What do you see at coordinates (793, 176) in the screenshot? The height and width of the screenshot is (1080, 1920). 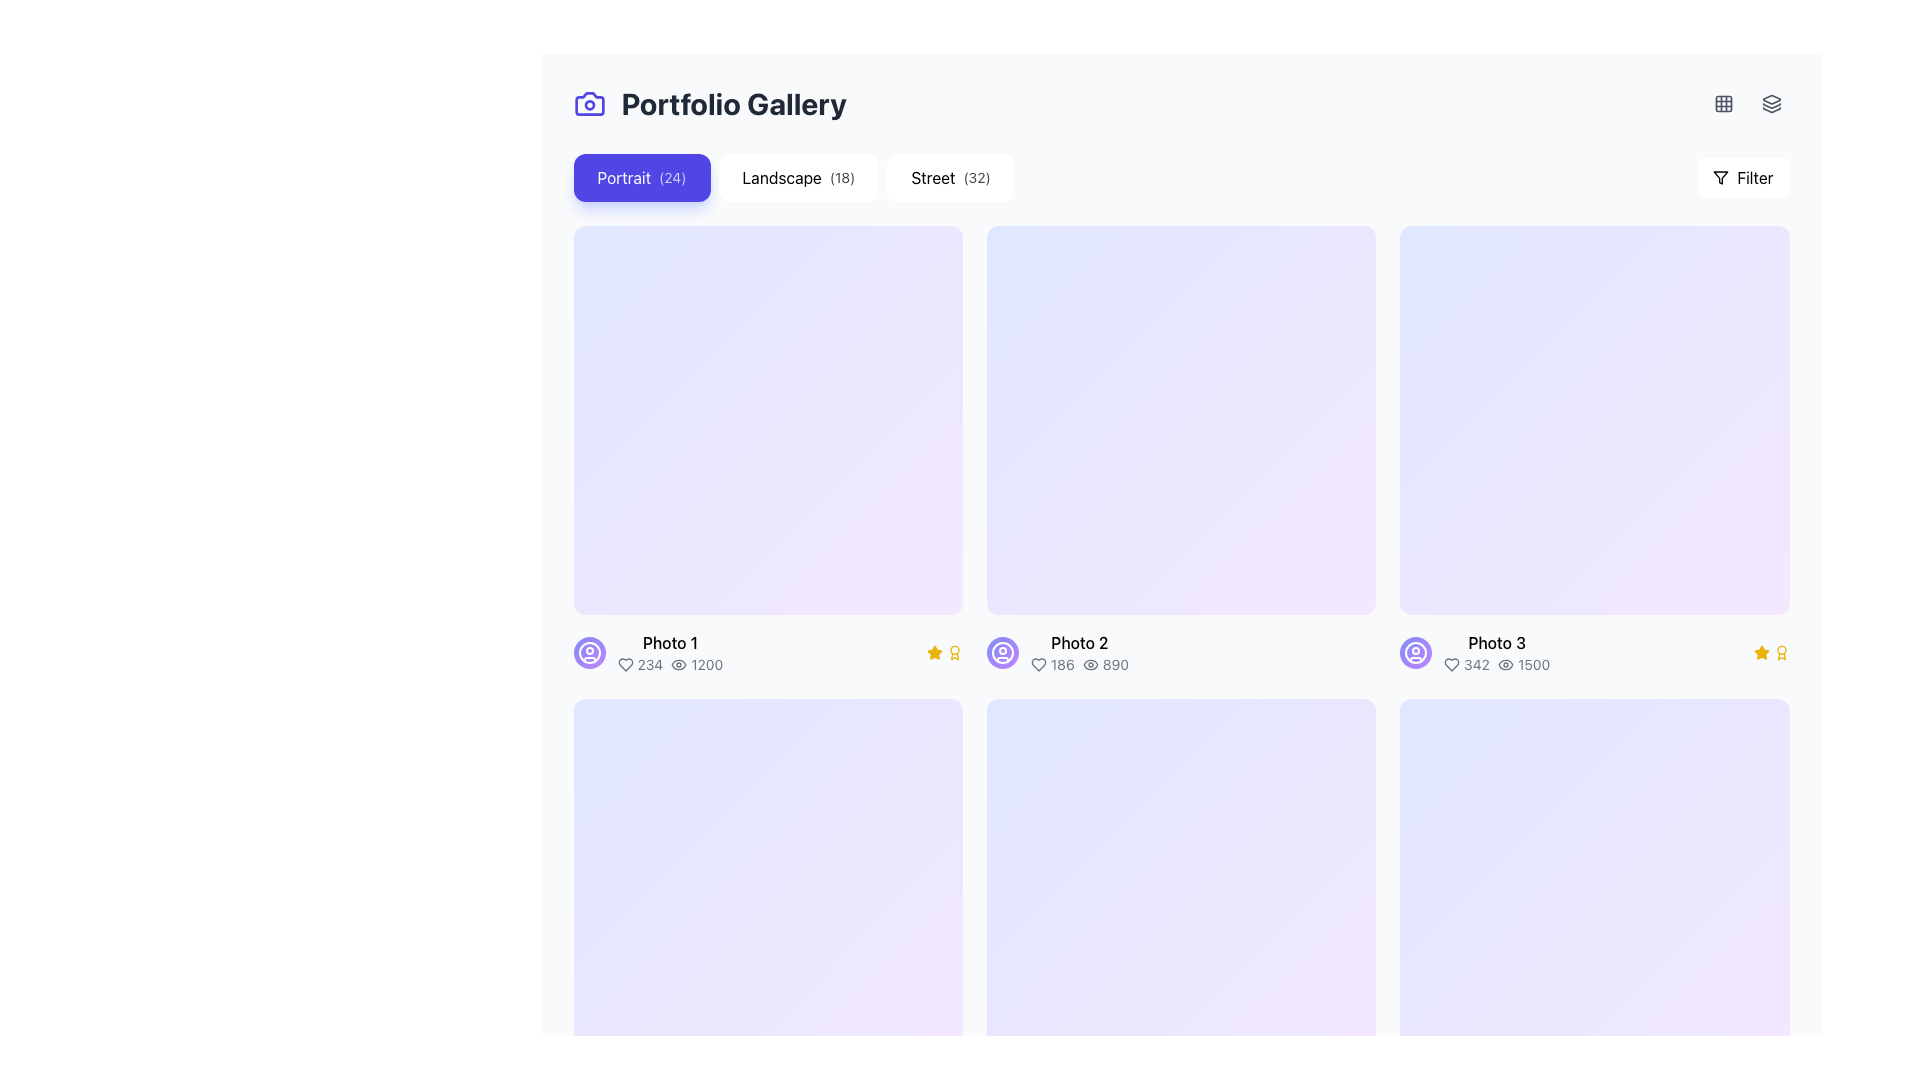 I see `the second button labeled 'Landscape (18)' in the horizontally aligned button group located below the 'Portfolio Gallery' title` at bounding box center [793, 176].